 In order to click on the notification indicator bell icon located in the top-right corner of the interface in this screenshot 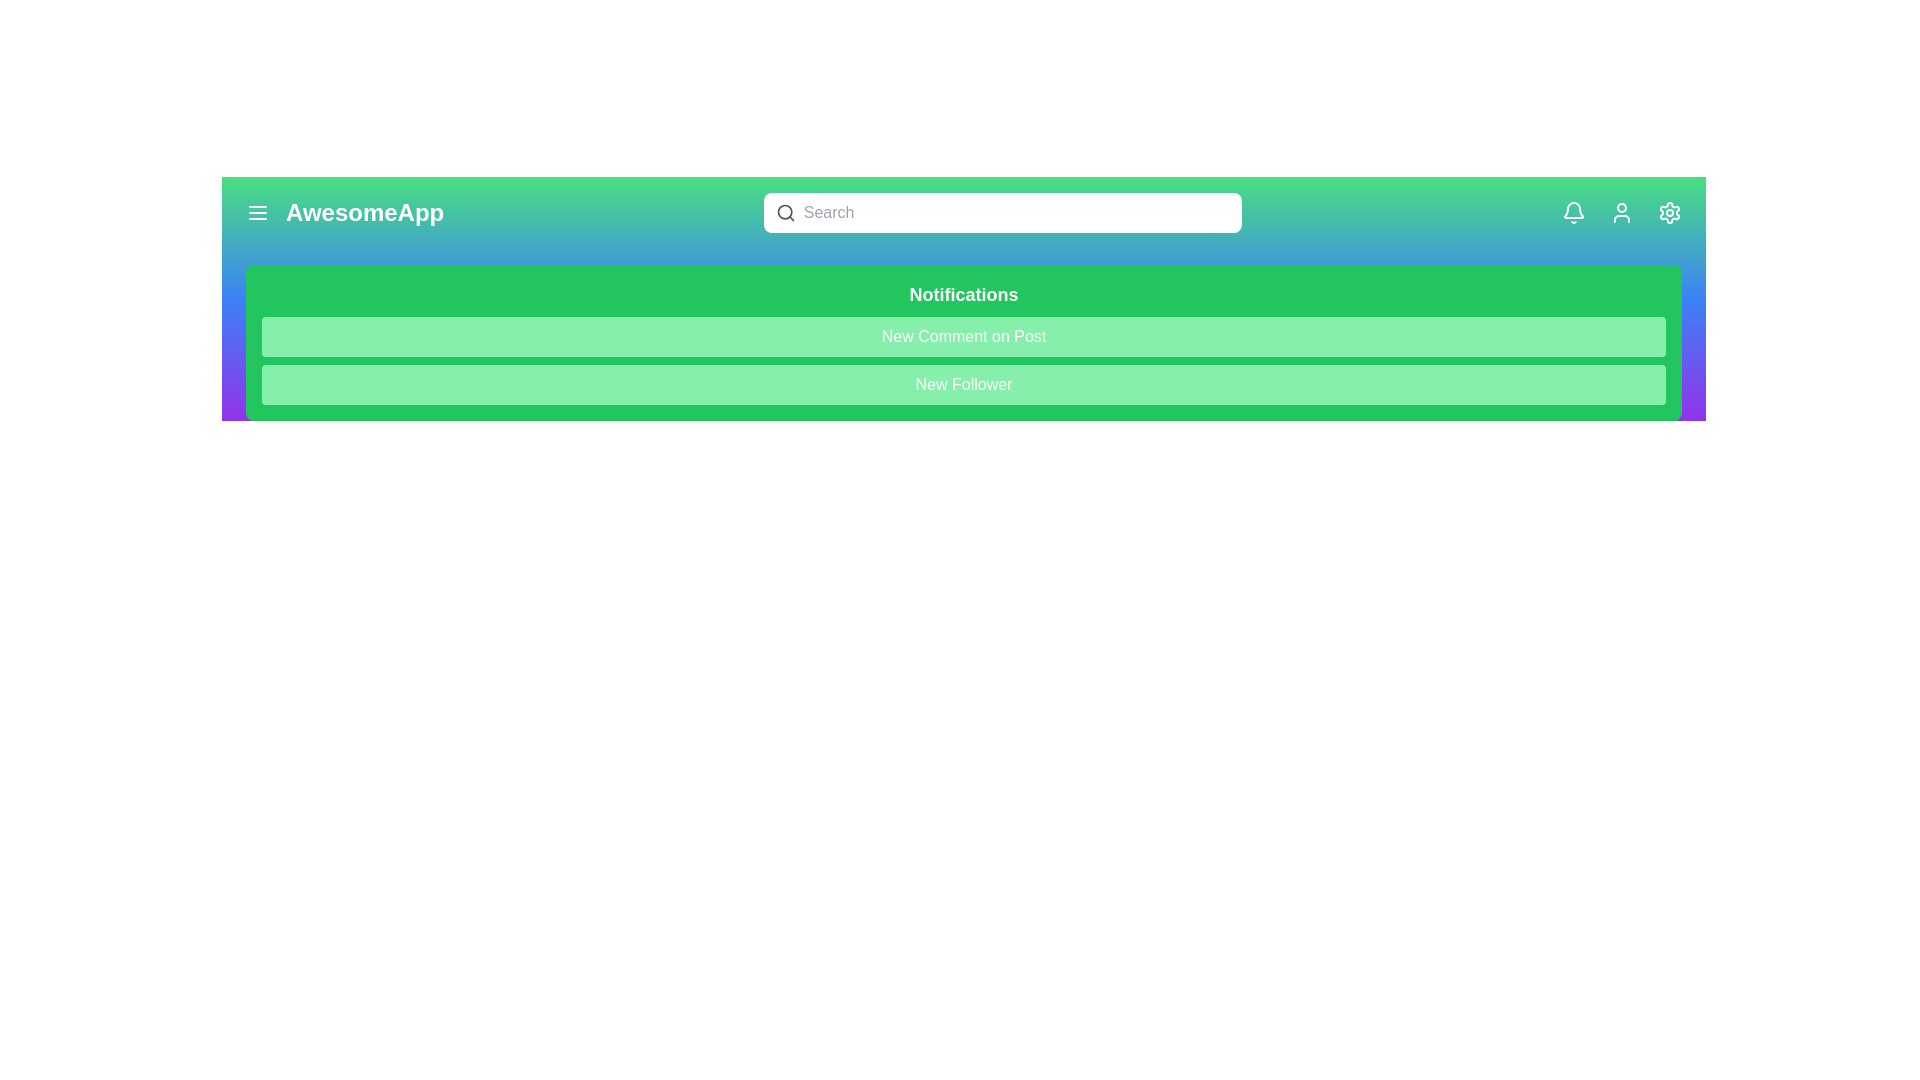, I will do `click(1573, 210)`.